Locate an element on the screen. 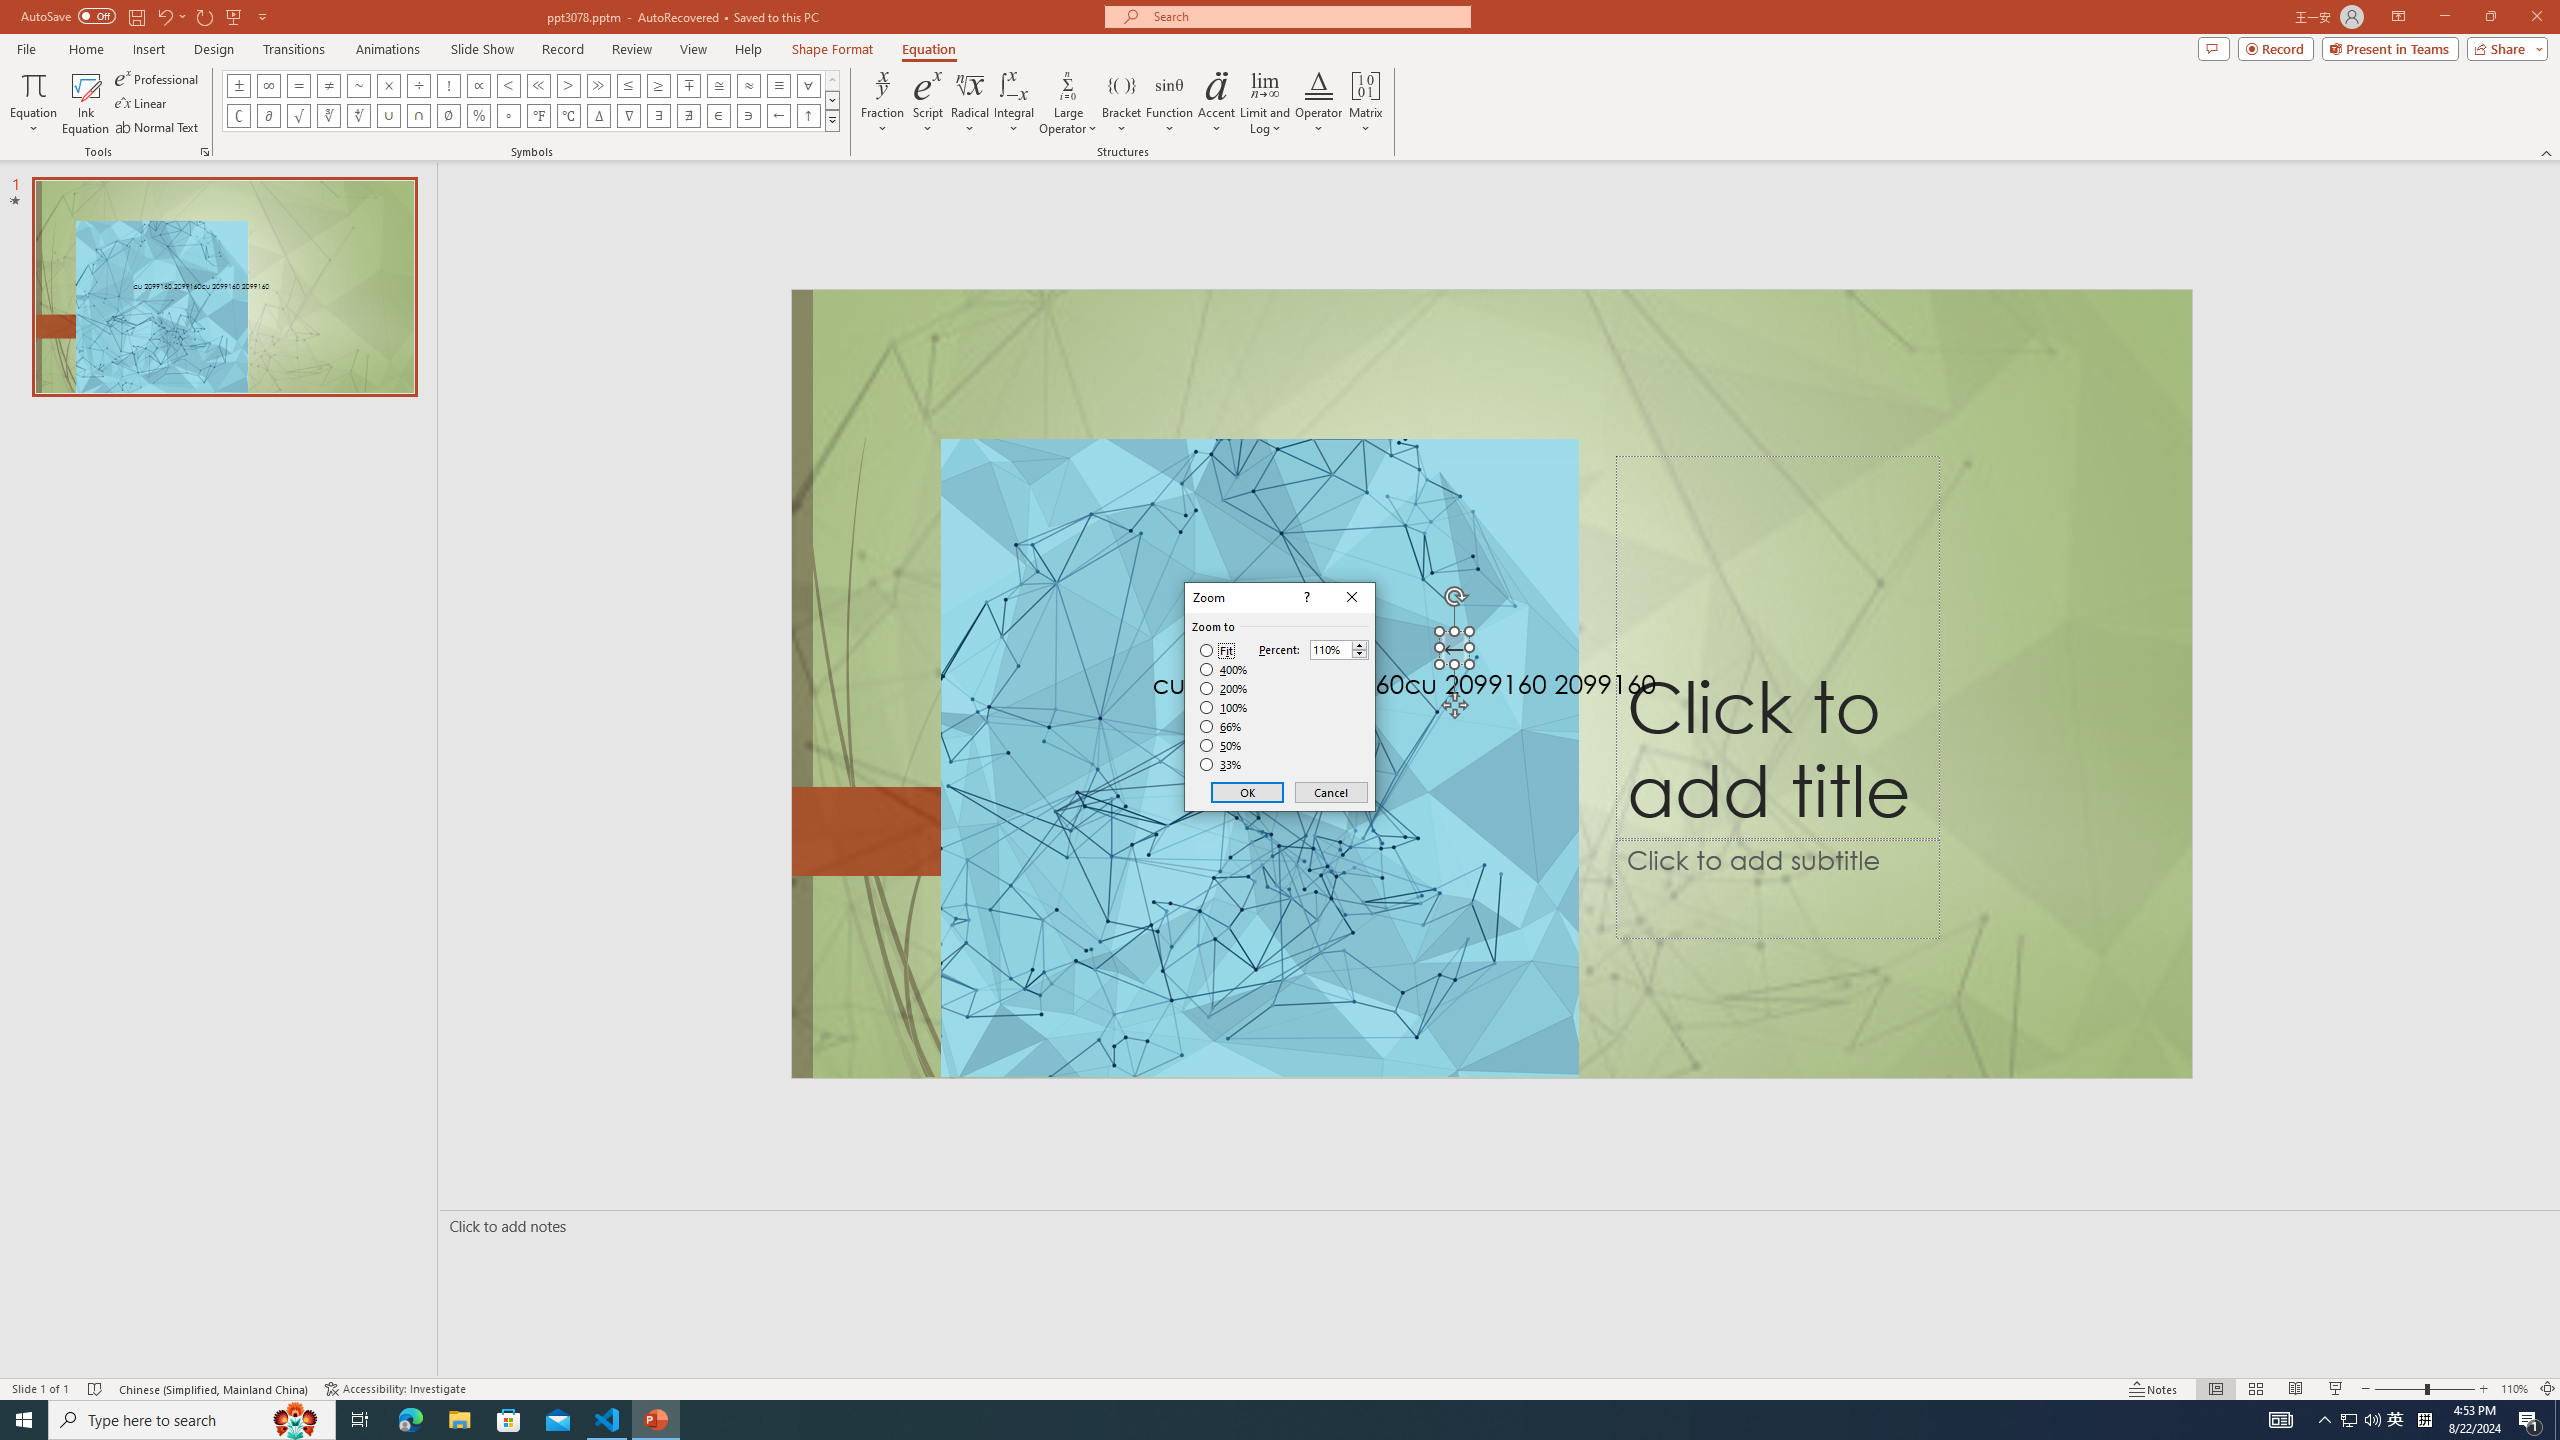 Image resolution: width=2560 pixels, height=1440 pixels. 'Large Operator' is located at coordinates (1068, 103).